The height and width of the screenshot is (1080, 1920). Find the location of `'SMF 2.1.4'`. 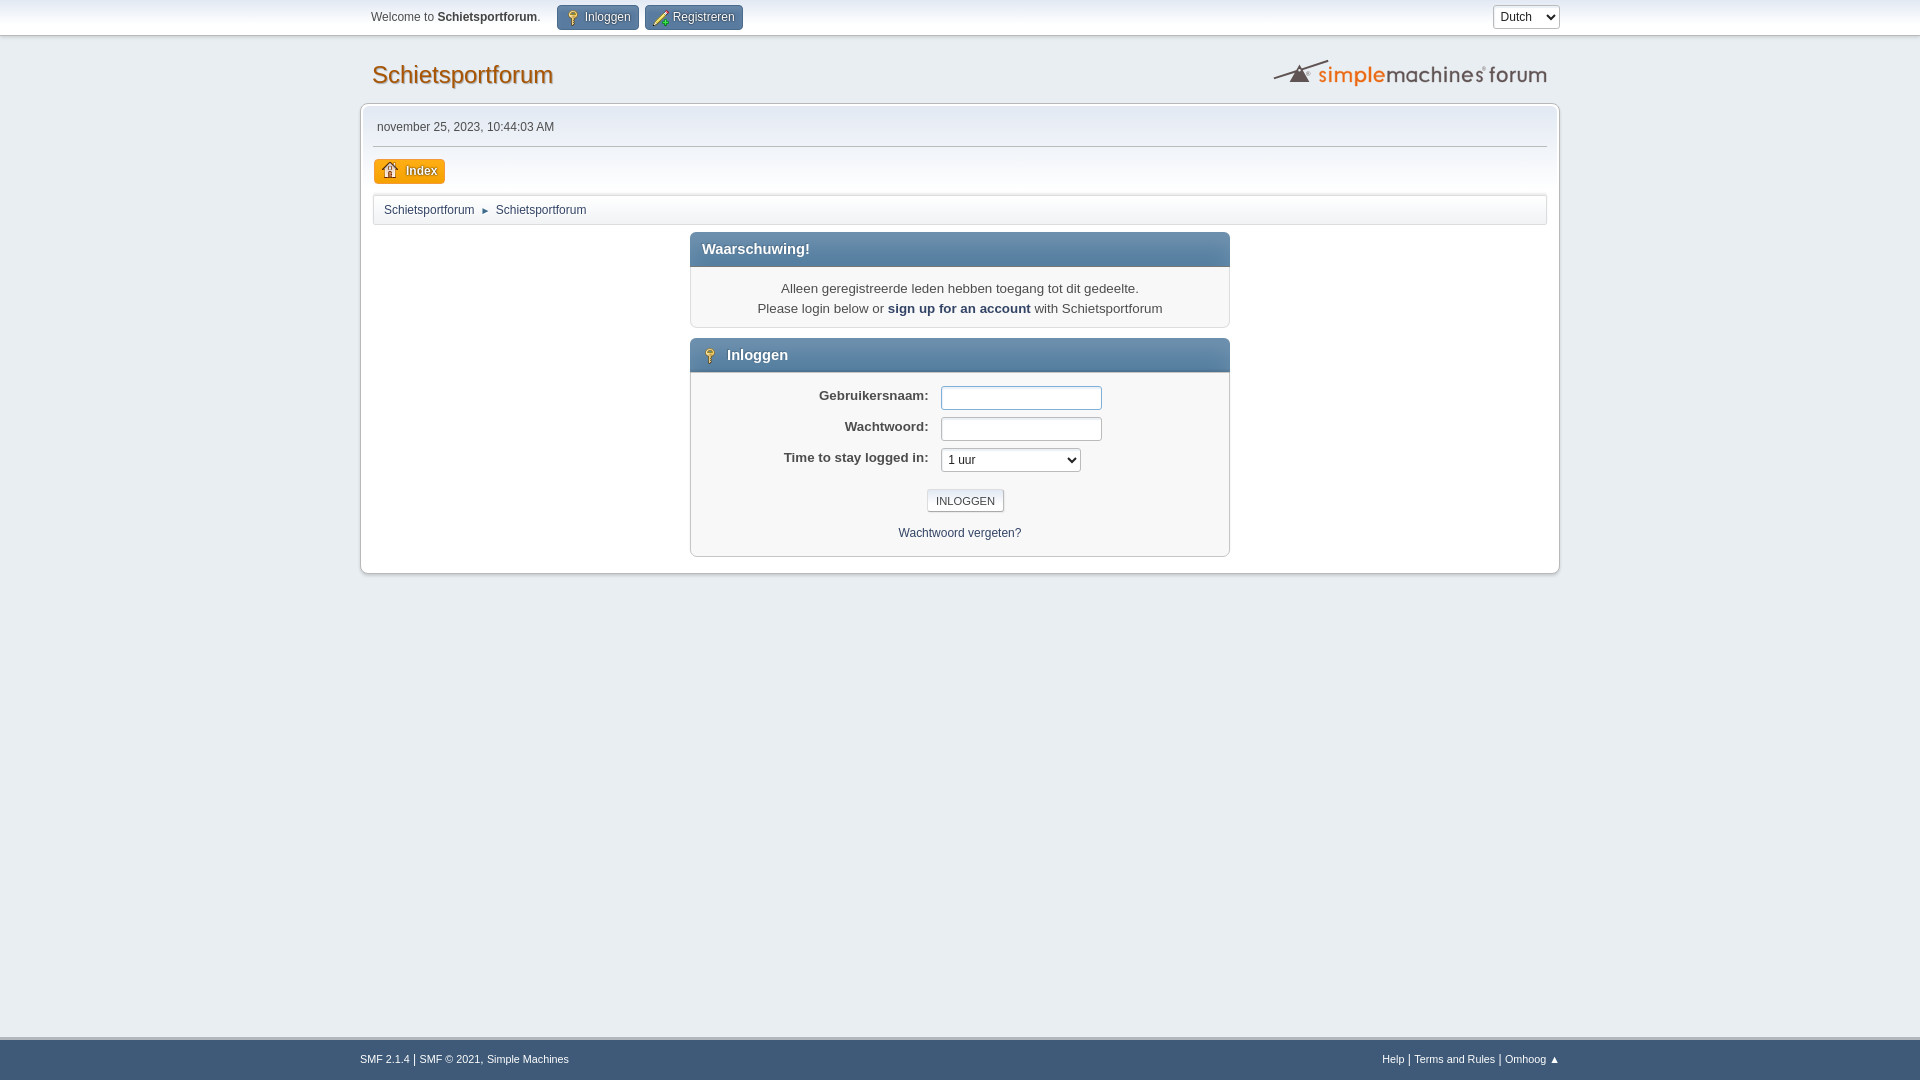

'SMF 2.1.4' is located at coordinates (360, 1058).